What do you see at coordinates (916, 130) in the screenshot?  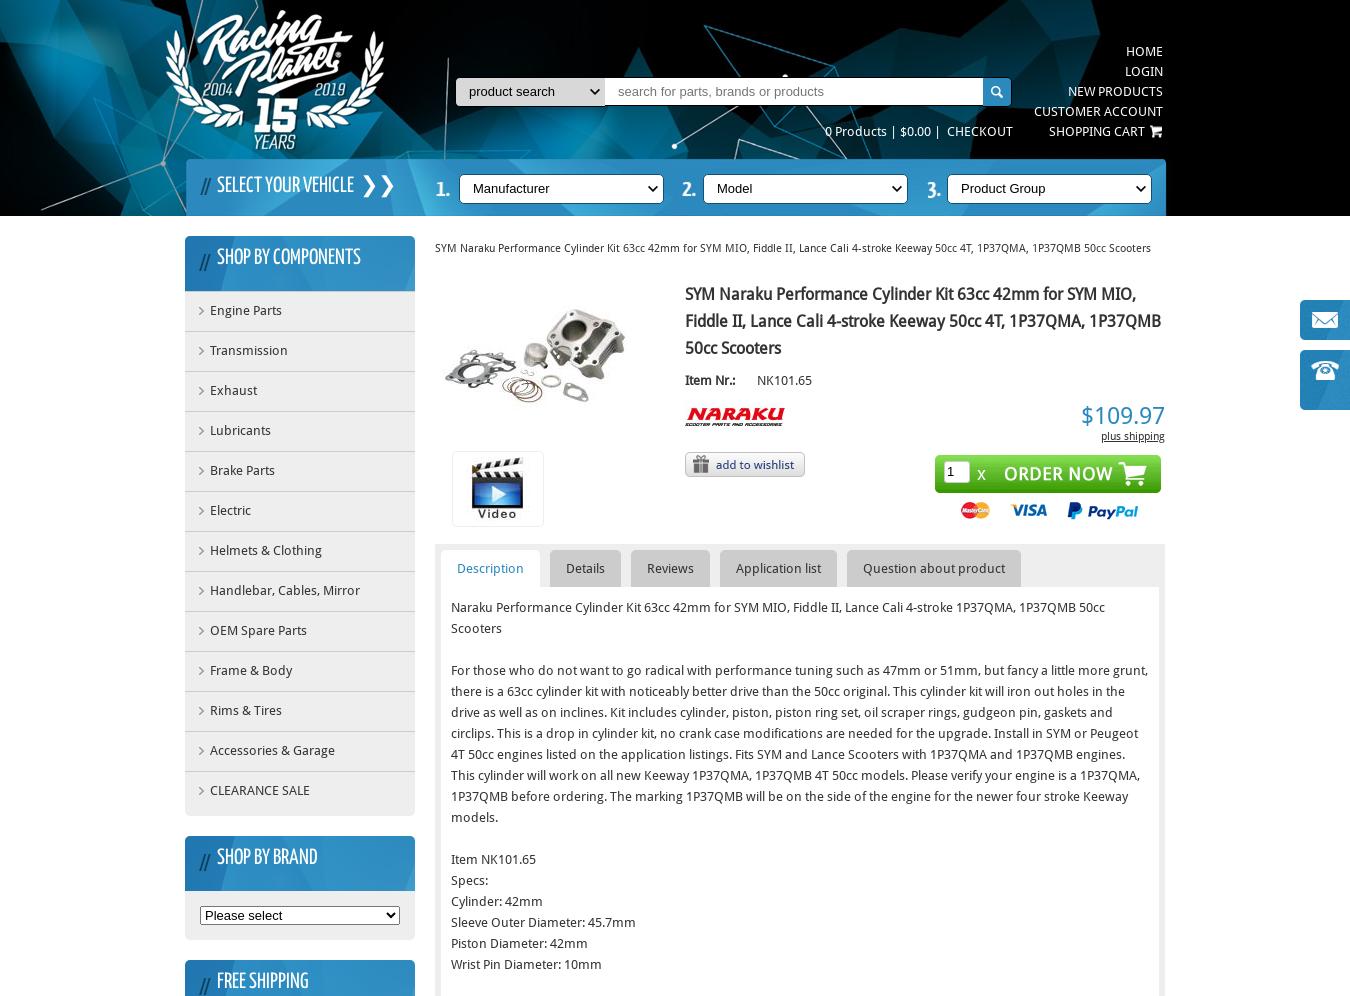 I see `'| $0.00 |'` at bounding box center [916, 130].